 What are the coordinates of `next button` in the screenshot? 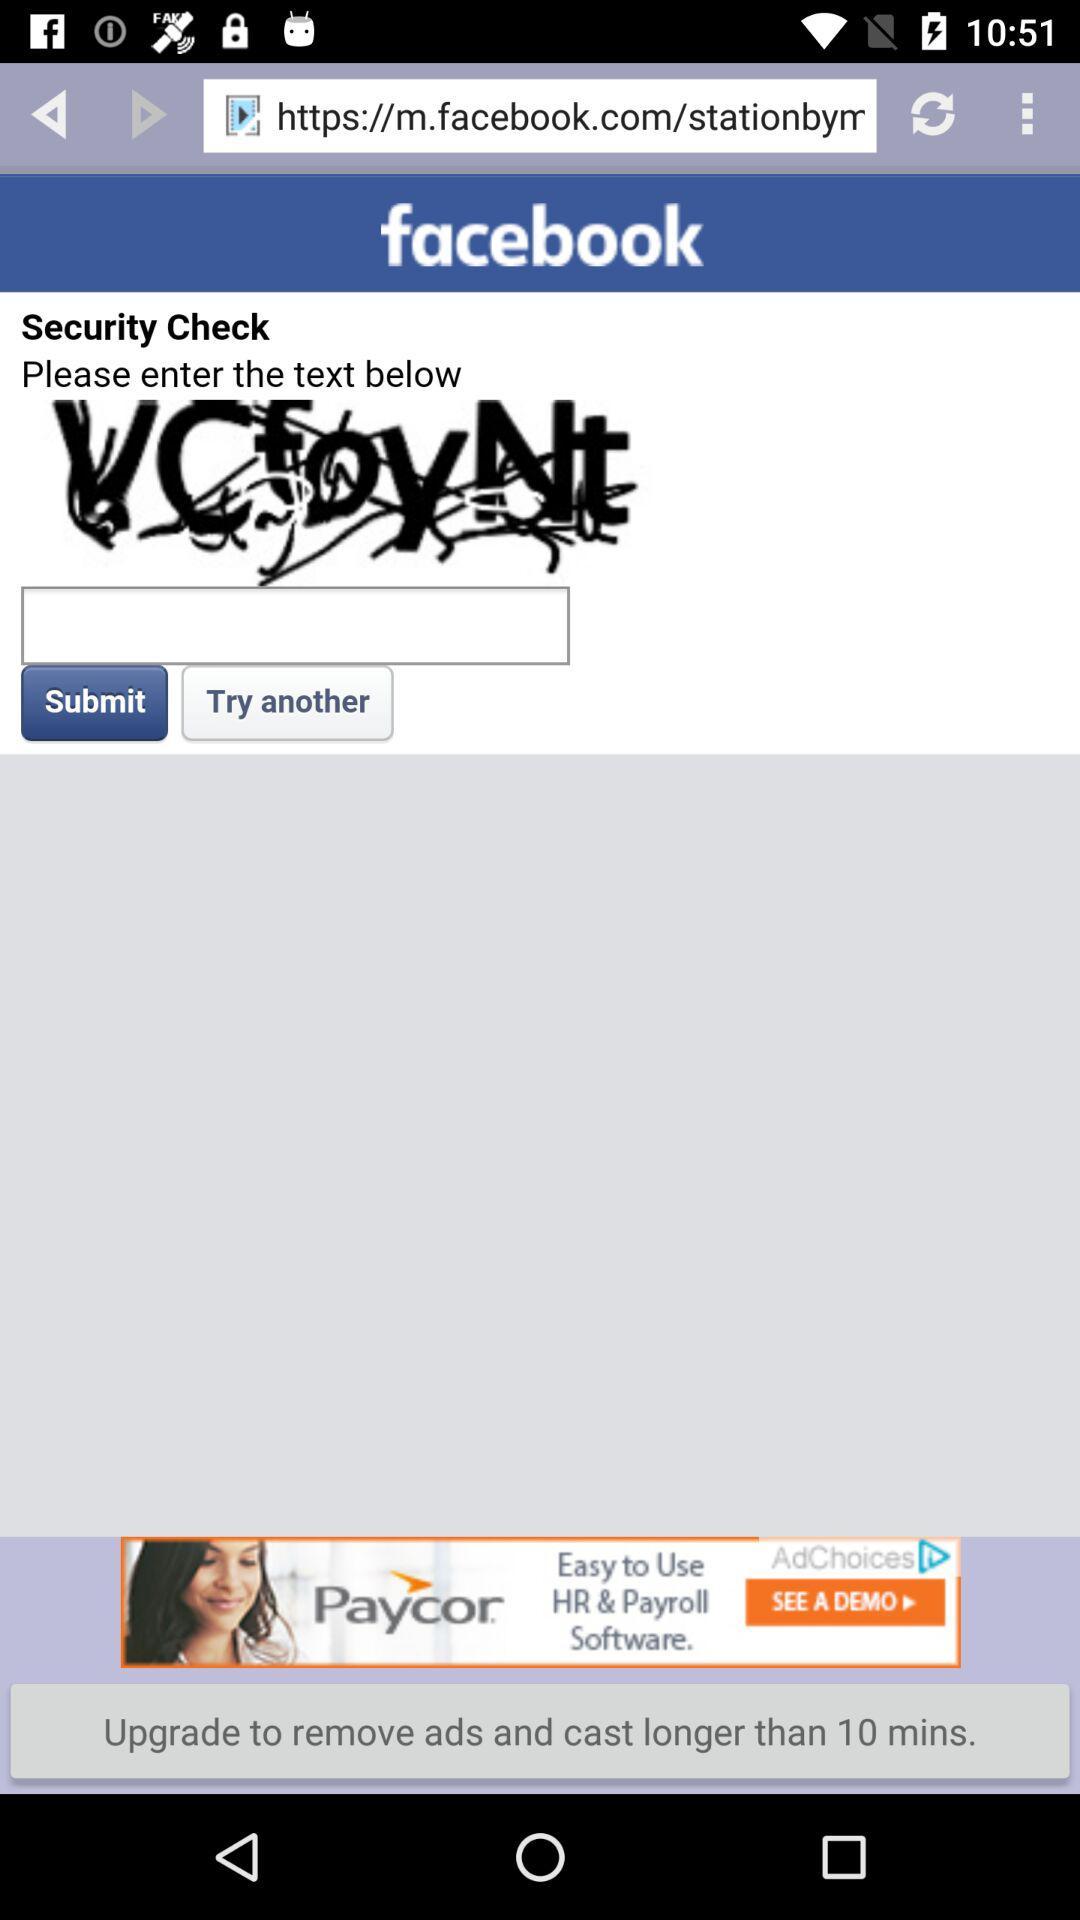 It's located at (148, 111).